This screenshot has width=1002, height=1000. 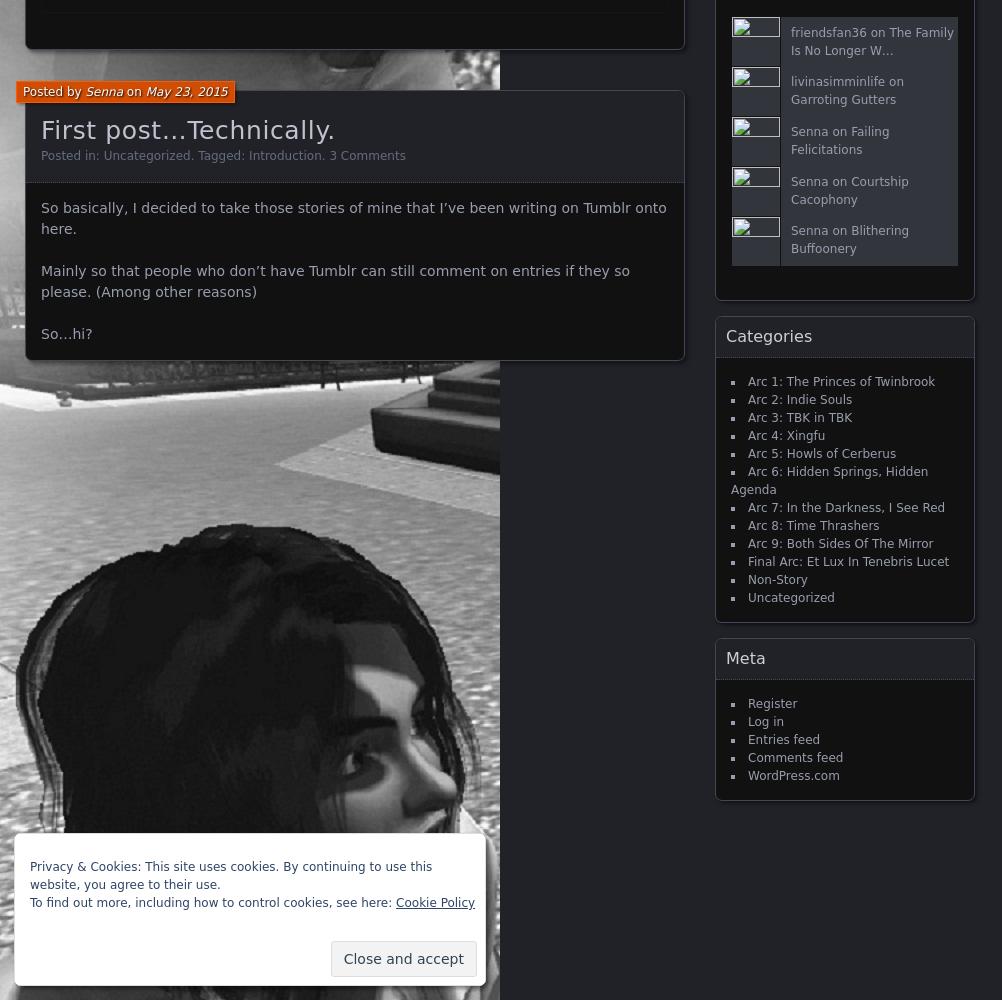 What do you see at coordinates (794, 758) in the screenshot?
I see `'Comments feed'` at bounding box center [794, 758].